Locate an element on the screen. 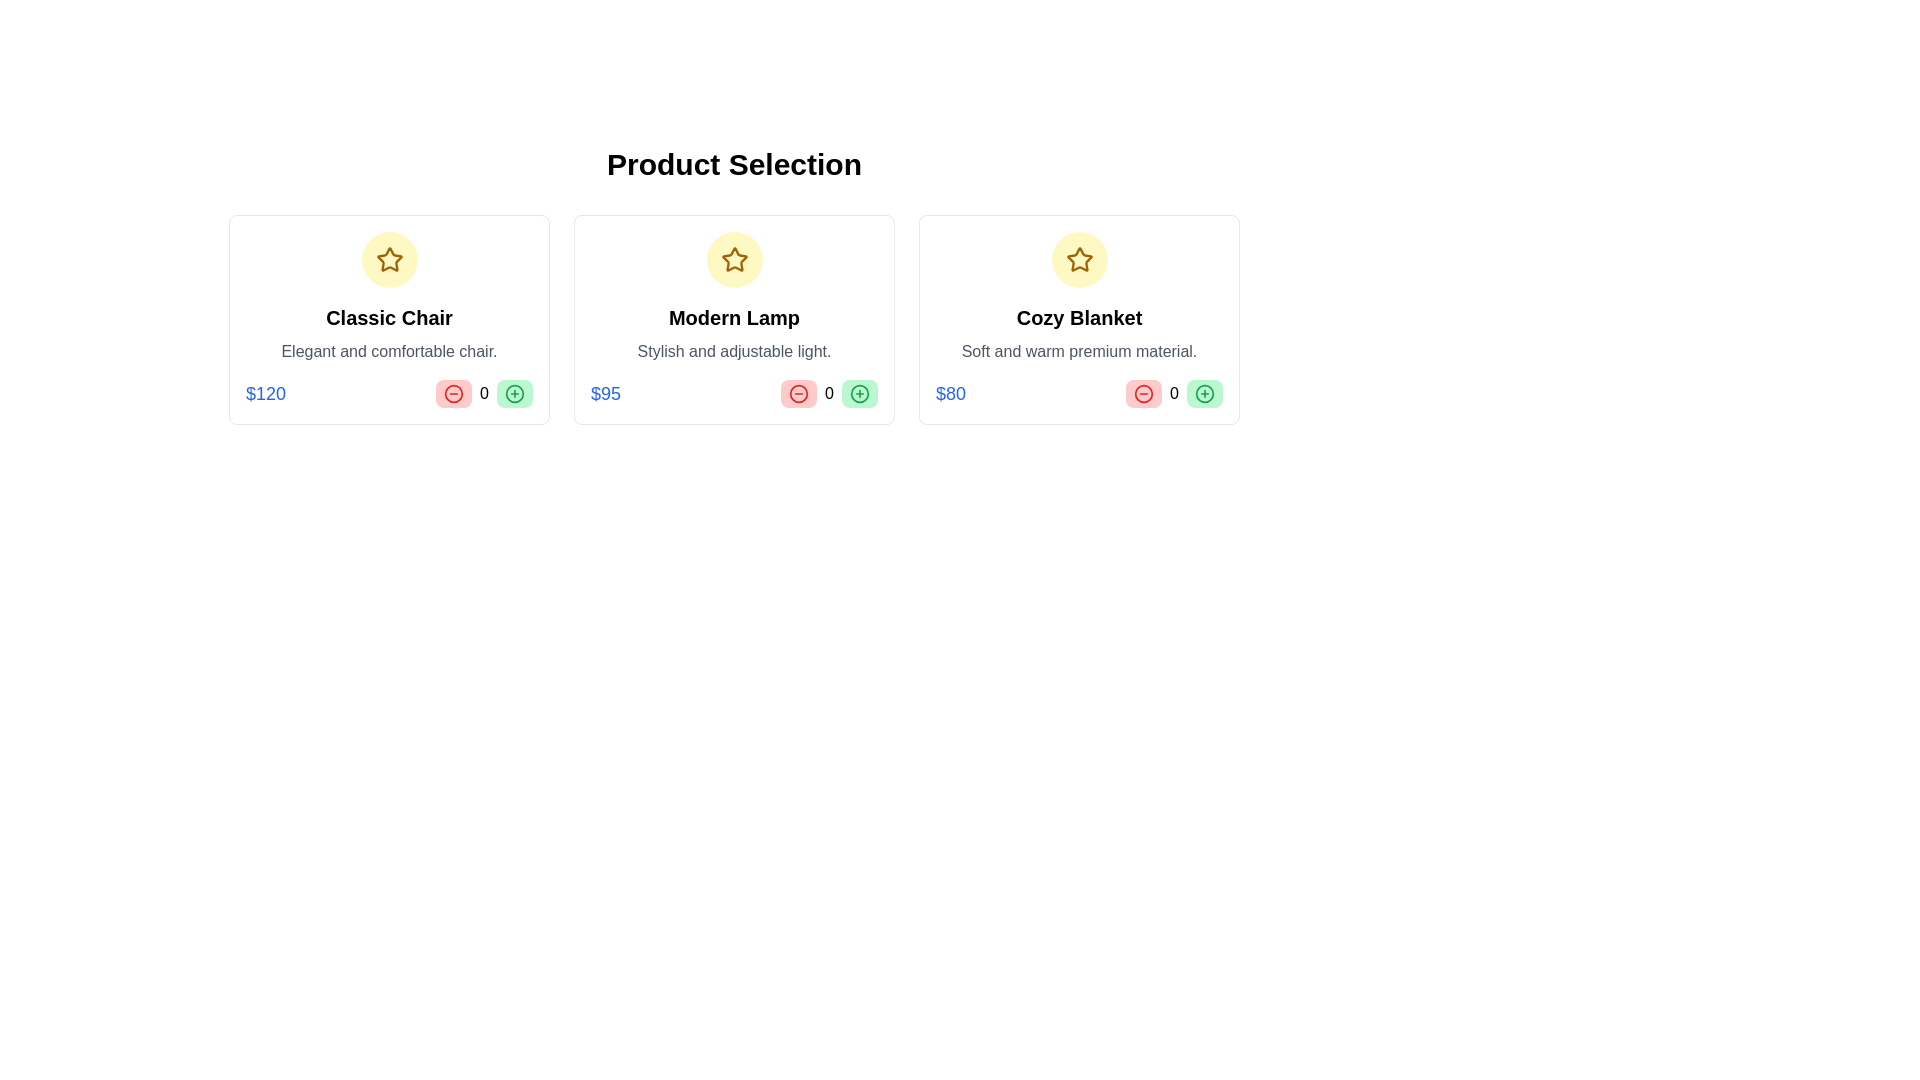 Image resolution: width=1920 pixels, height=1080 pixels. the thin circular outline of the Decorative circle or icon background located in the bottom right corner of the 'Classic Chair' product card is located at coordinates (514, 393).